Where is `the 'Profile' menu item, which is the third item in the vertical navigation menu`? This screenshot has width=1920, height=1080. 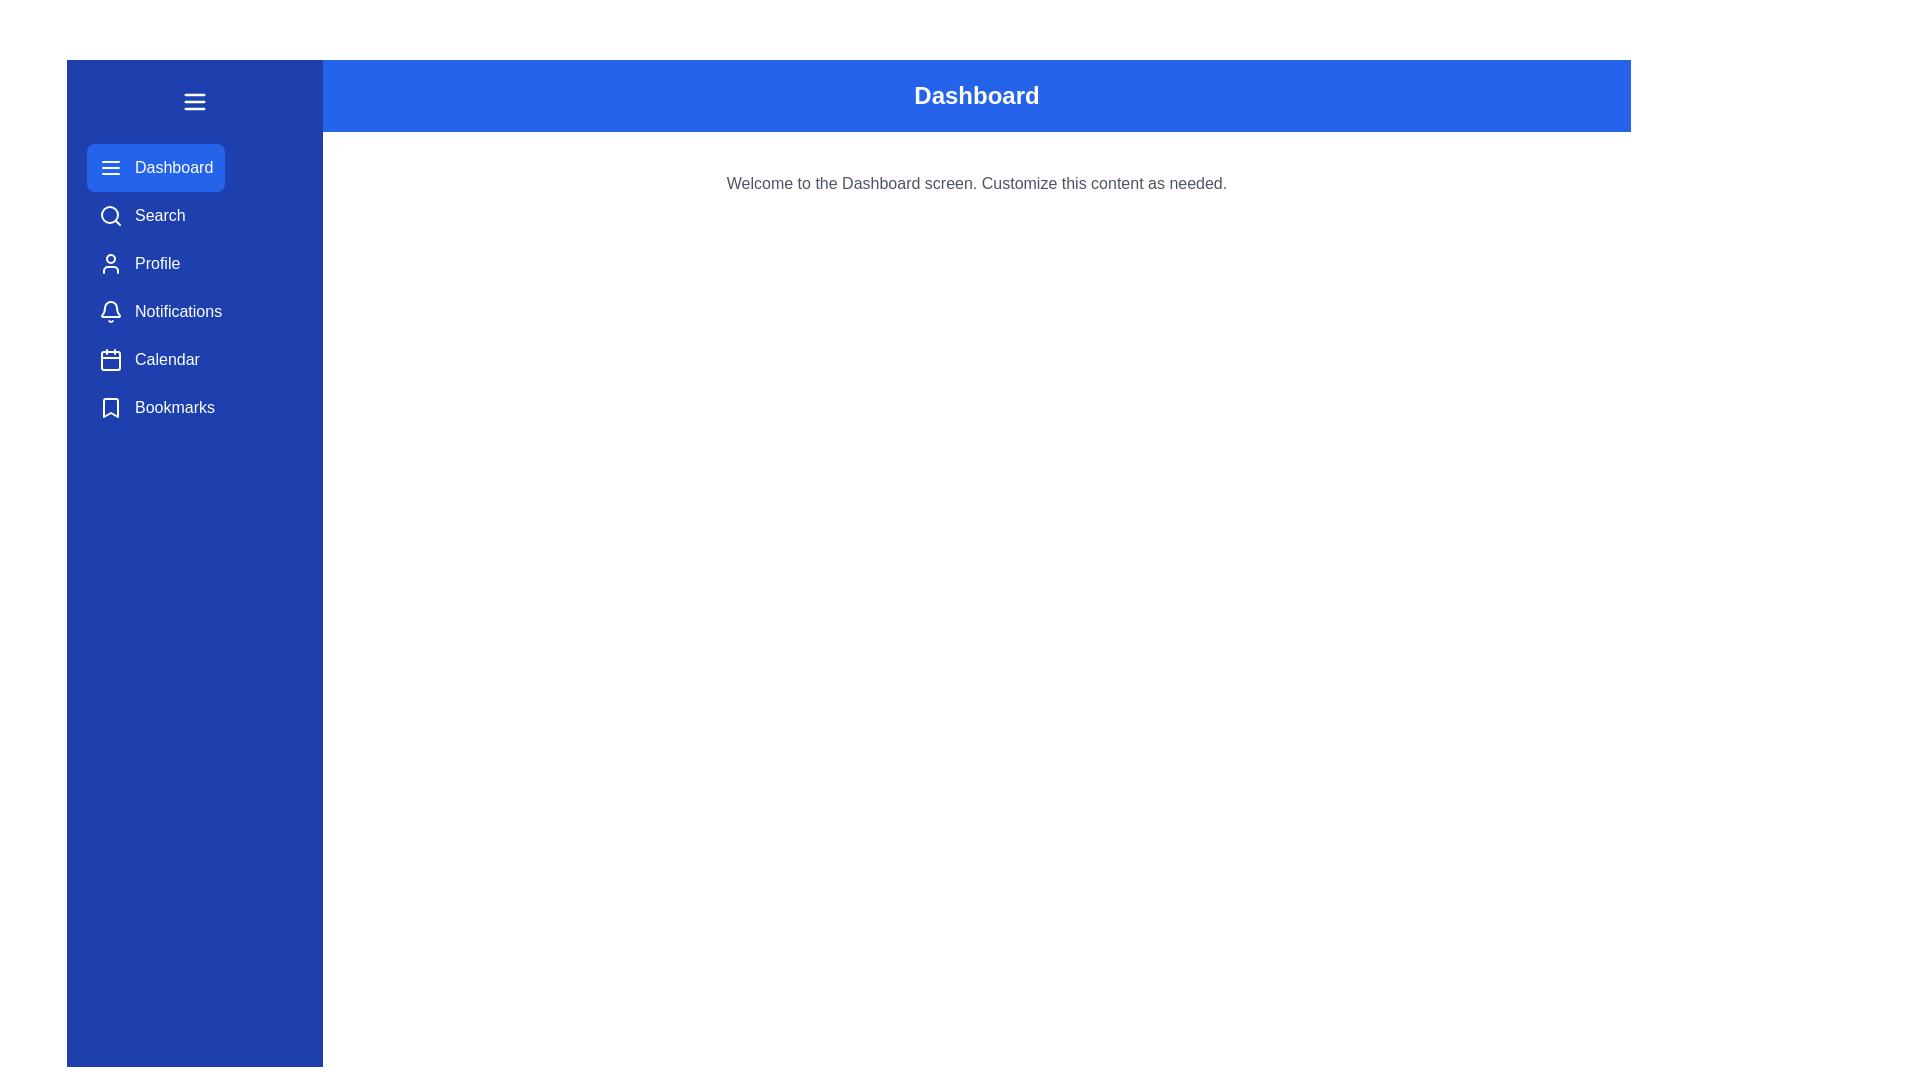 the 'Profile' menu item, which is the third item in the vertical navigation menu is located at coordinates (138, 262).